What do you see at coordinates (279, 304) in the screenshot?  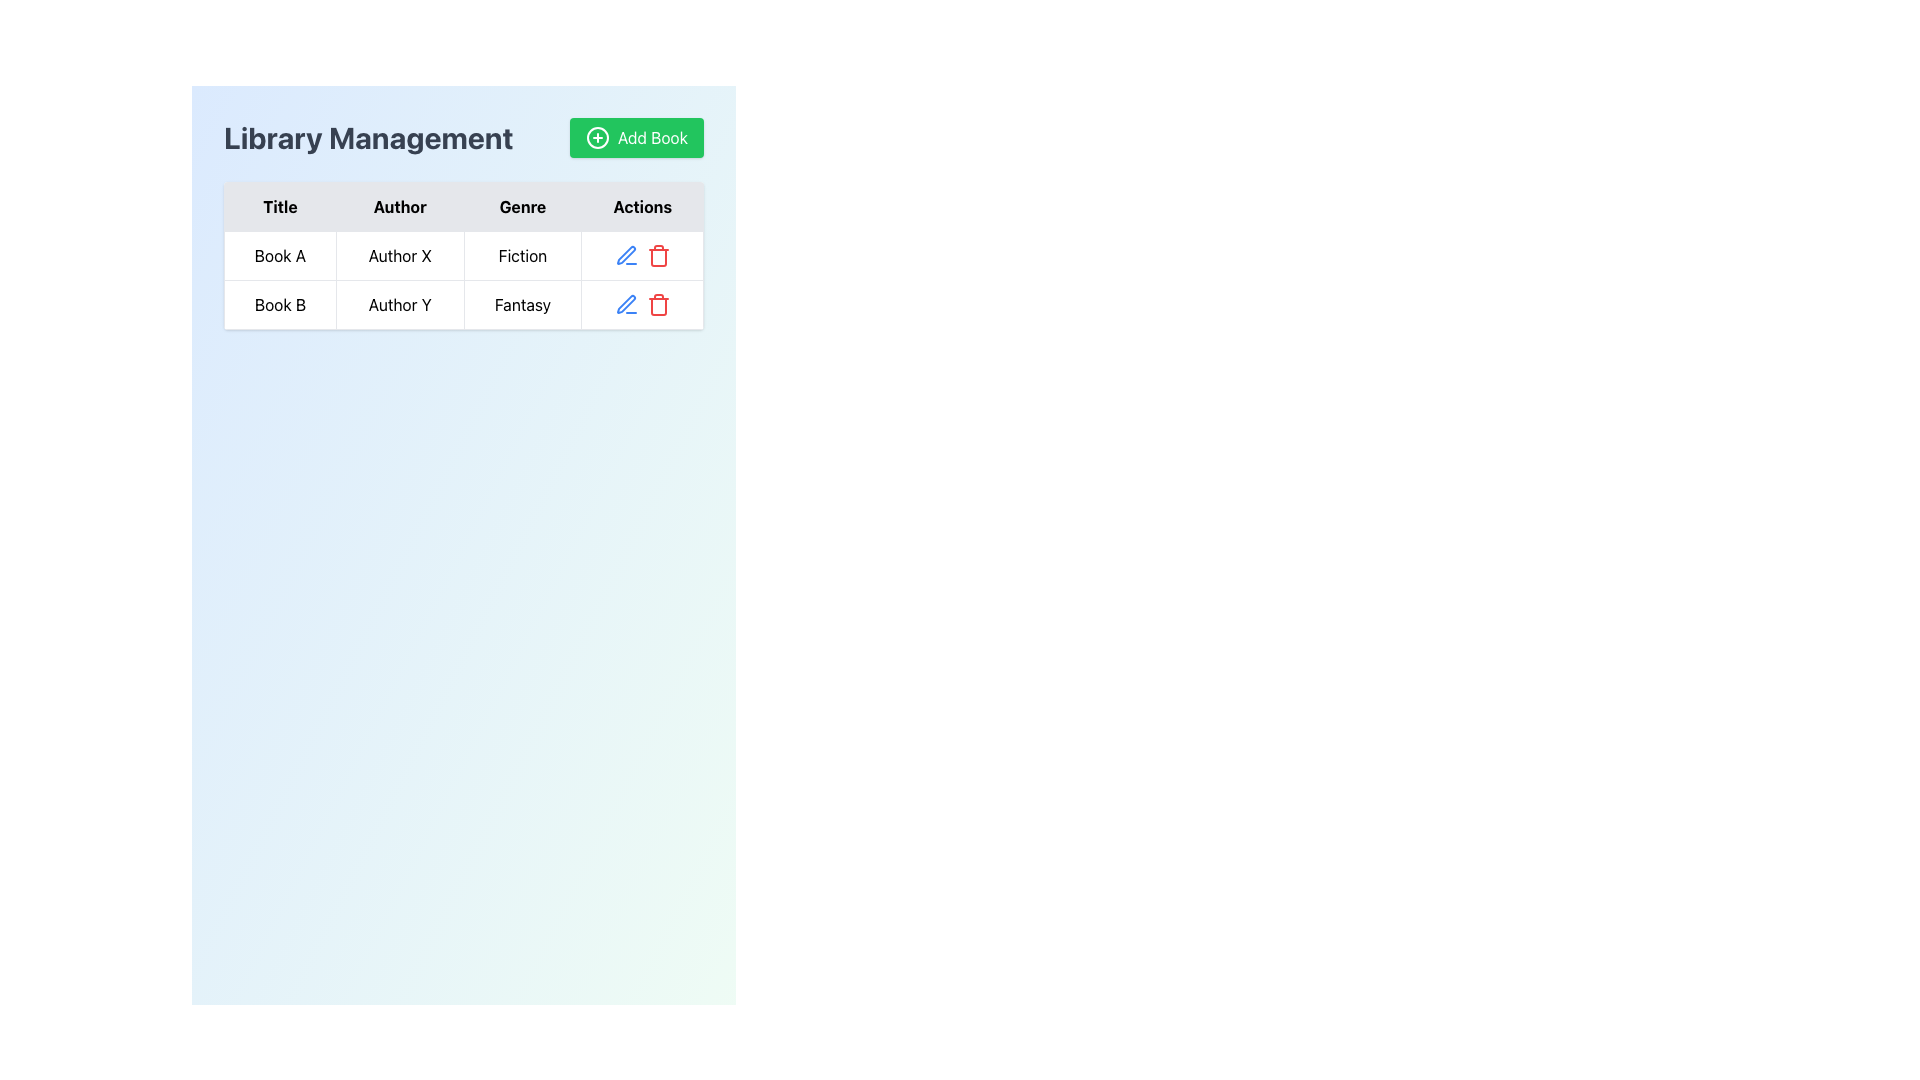 I see `the table cell displaying 'Book B' in bold, located in the second row under the 'Title' column` at bounding box center [279, 304].